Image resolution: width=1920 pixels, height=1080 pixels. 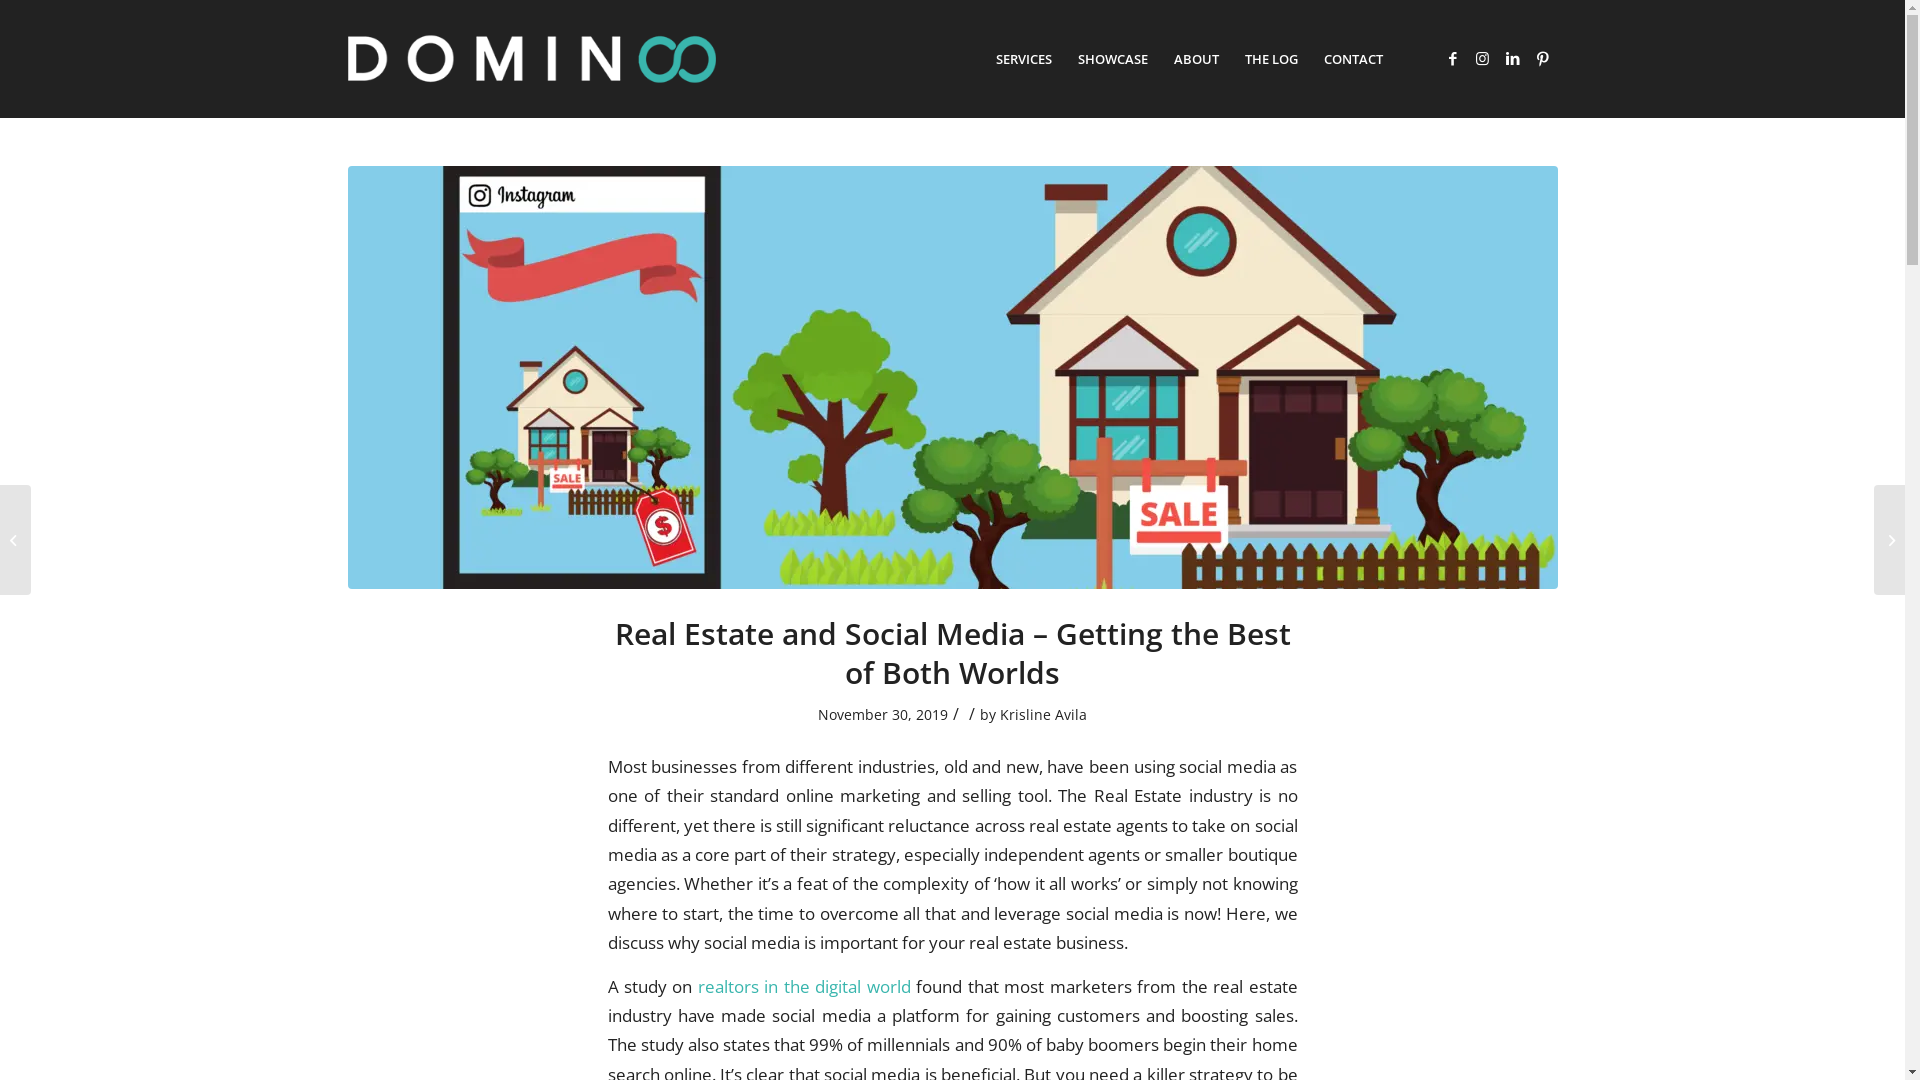 I want to click on 'ABOUT', so click(x=1160, y=57).